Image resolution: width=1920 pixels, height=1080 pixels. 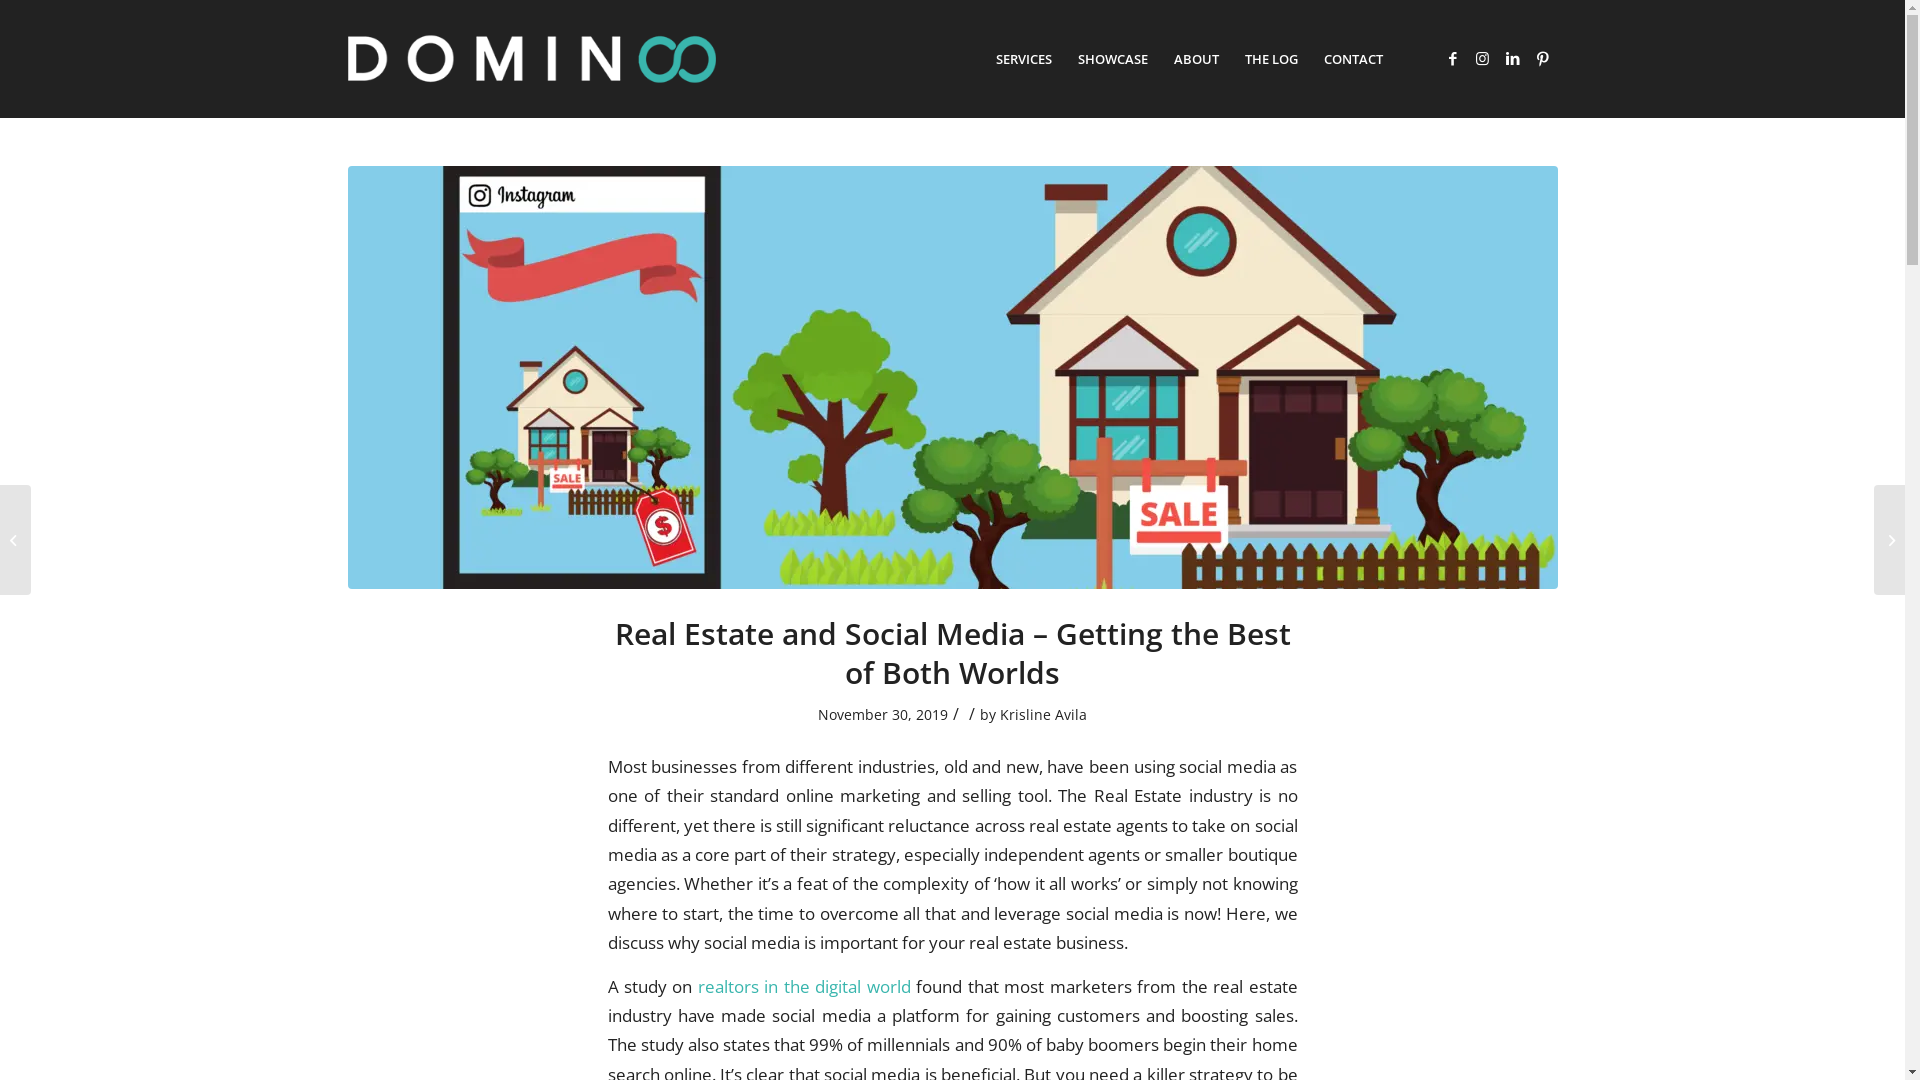 I want to click on 'ABOUT', so click(x=1160, y=57).